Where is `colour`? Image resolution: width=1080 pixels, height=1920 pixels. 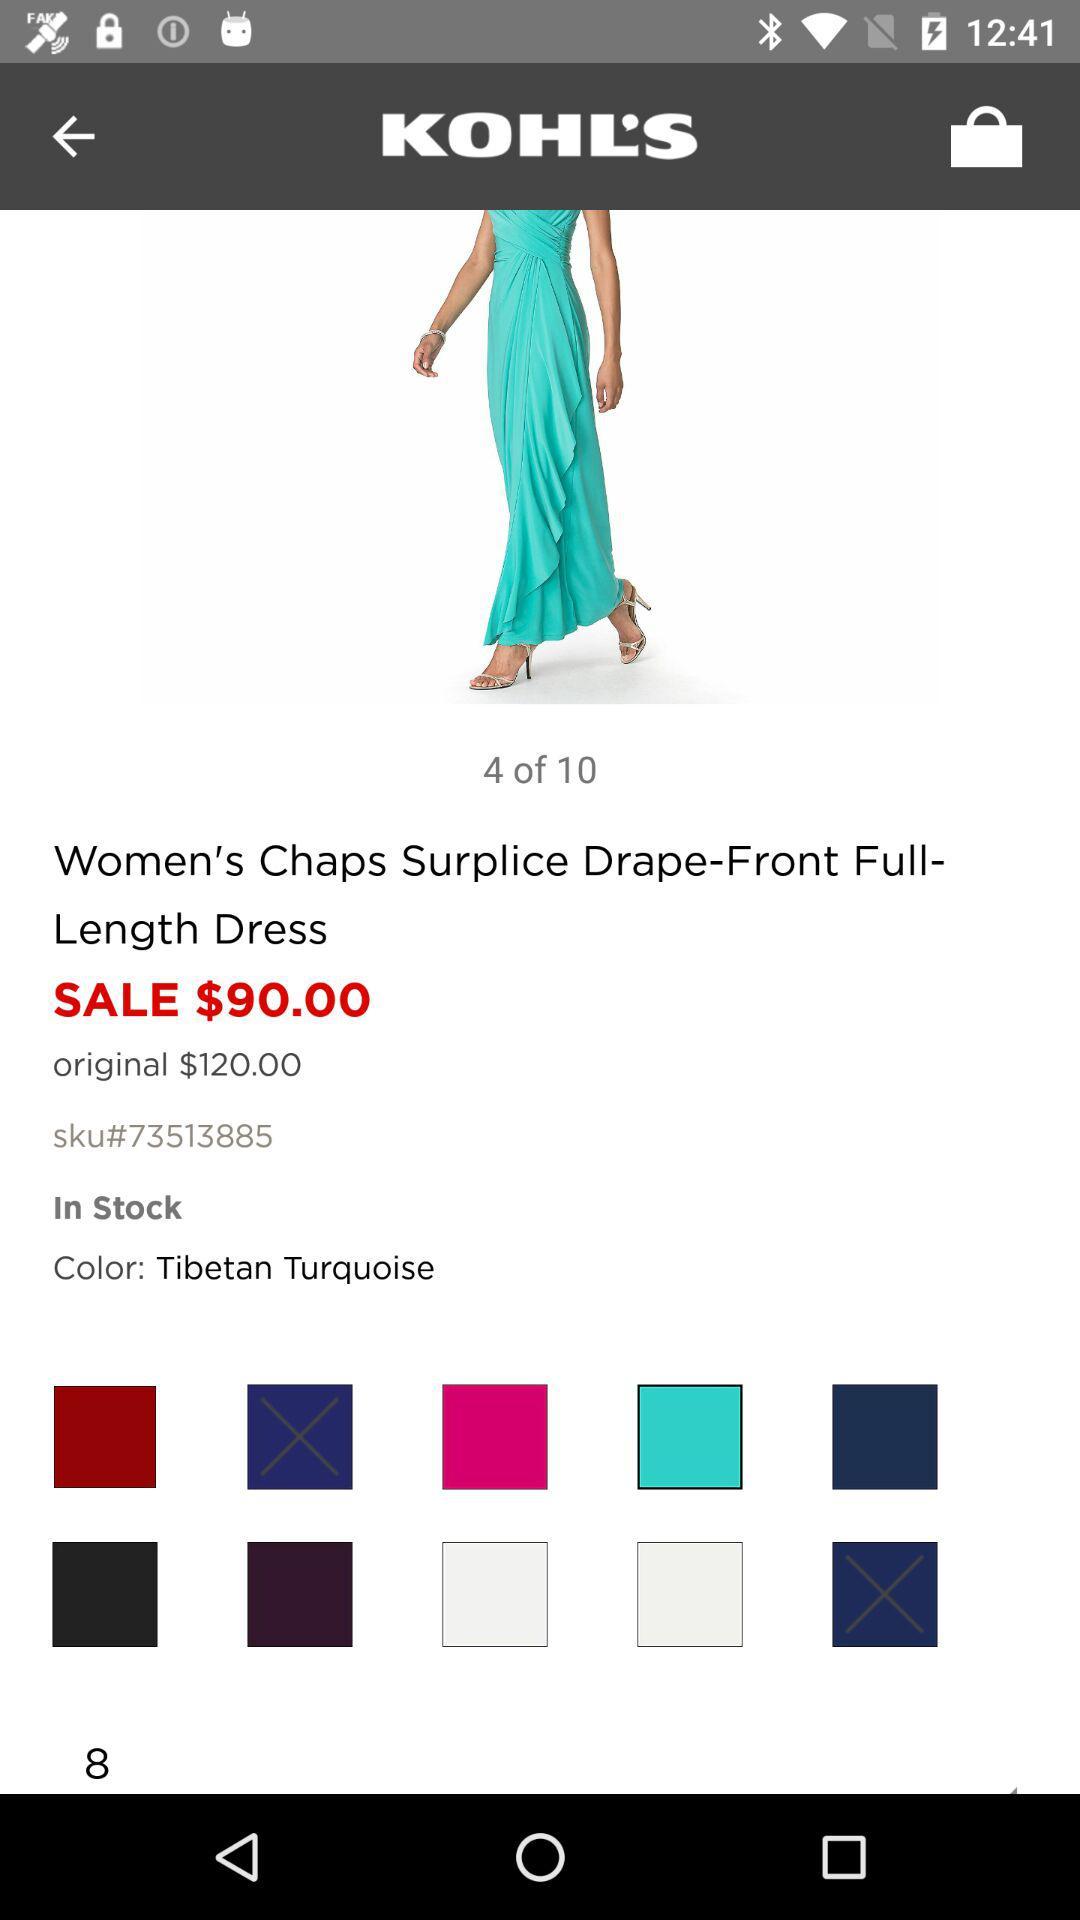 colour is located at coordinates (883, 1435).